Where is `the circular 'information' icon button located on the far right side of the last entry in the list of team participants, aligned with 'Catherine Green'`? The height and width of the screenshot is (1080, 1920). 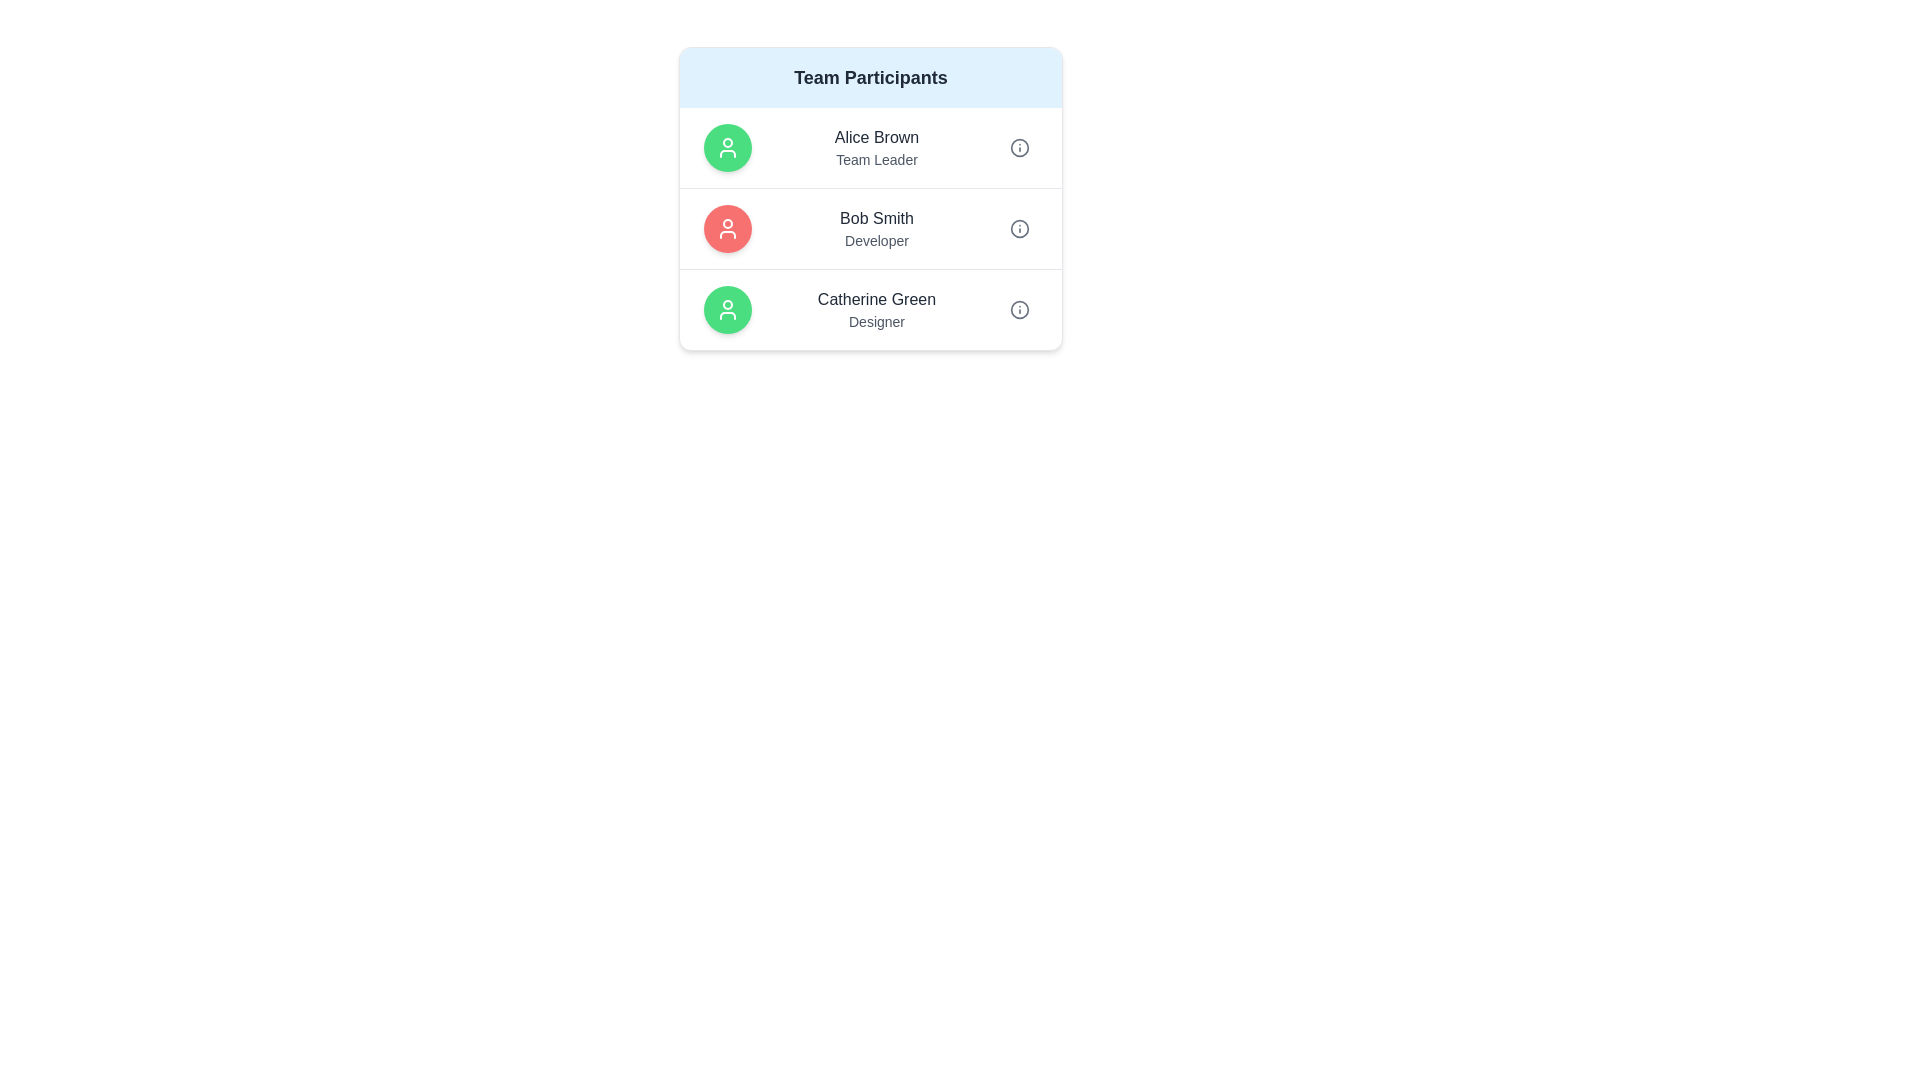
the circular 'information' icon button located on the far right side of the last entry in the list of team participants, aligned with 'Catherine Green' is located at coordinates (1019, 309).